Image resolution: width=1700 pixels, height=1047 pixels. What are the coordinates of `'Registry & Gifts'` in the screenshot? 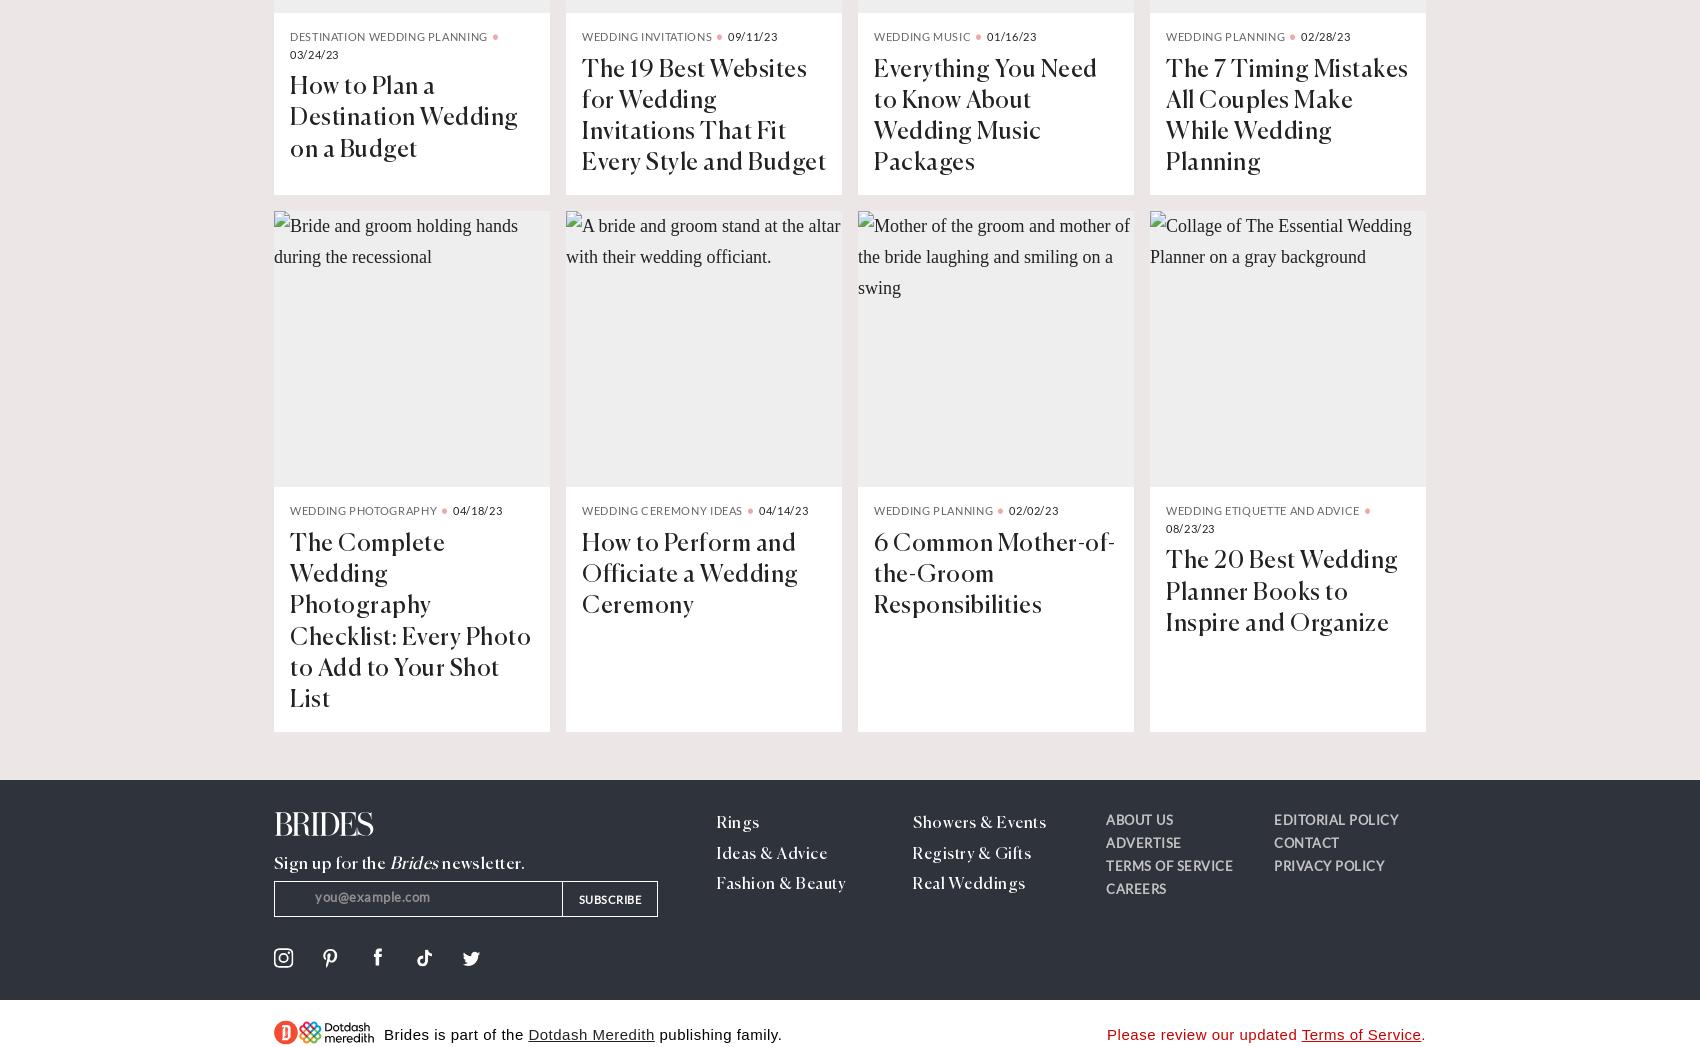 It's located at (913, 854).